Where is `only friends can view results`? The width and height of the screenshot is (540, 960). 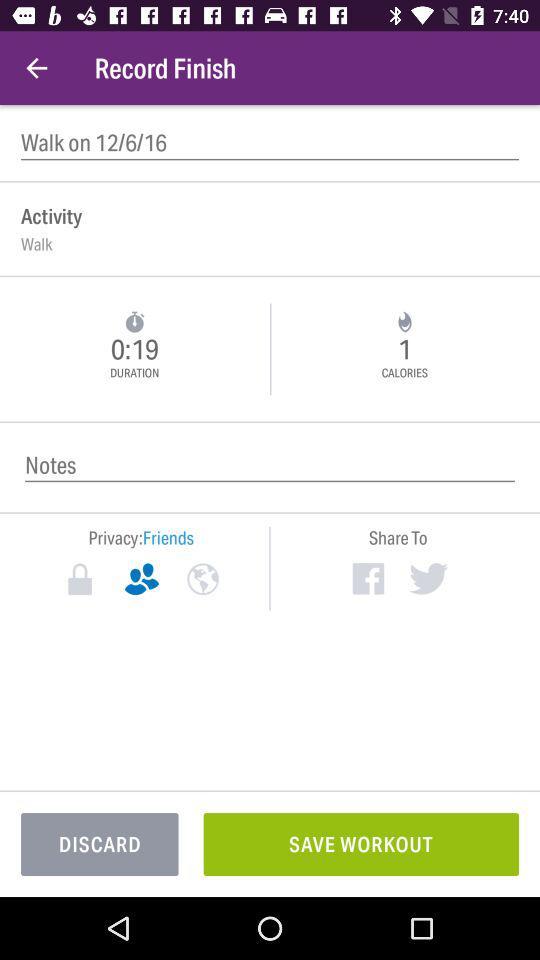
only friends can view results is located at coordinates (140, 579).